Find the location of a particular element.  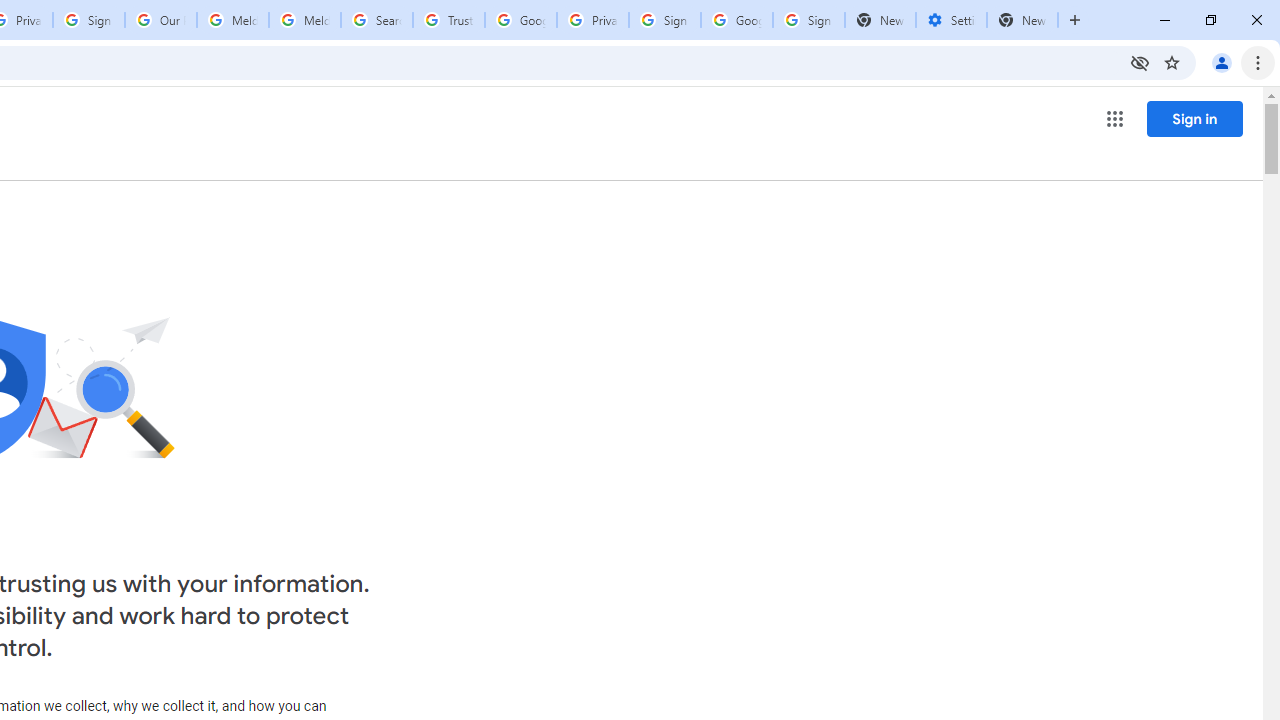

'Google Ads - Sign in' is located at coordinates (520, 20).